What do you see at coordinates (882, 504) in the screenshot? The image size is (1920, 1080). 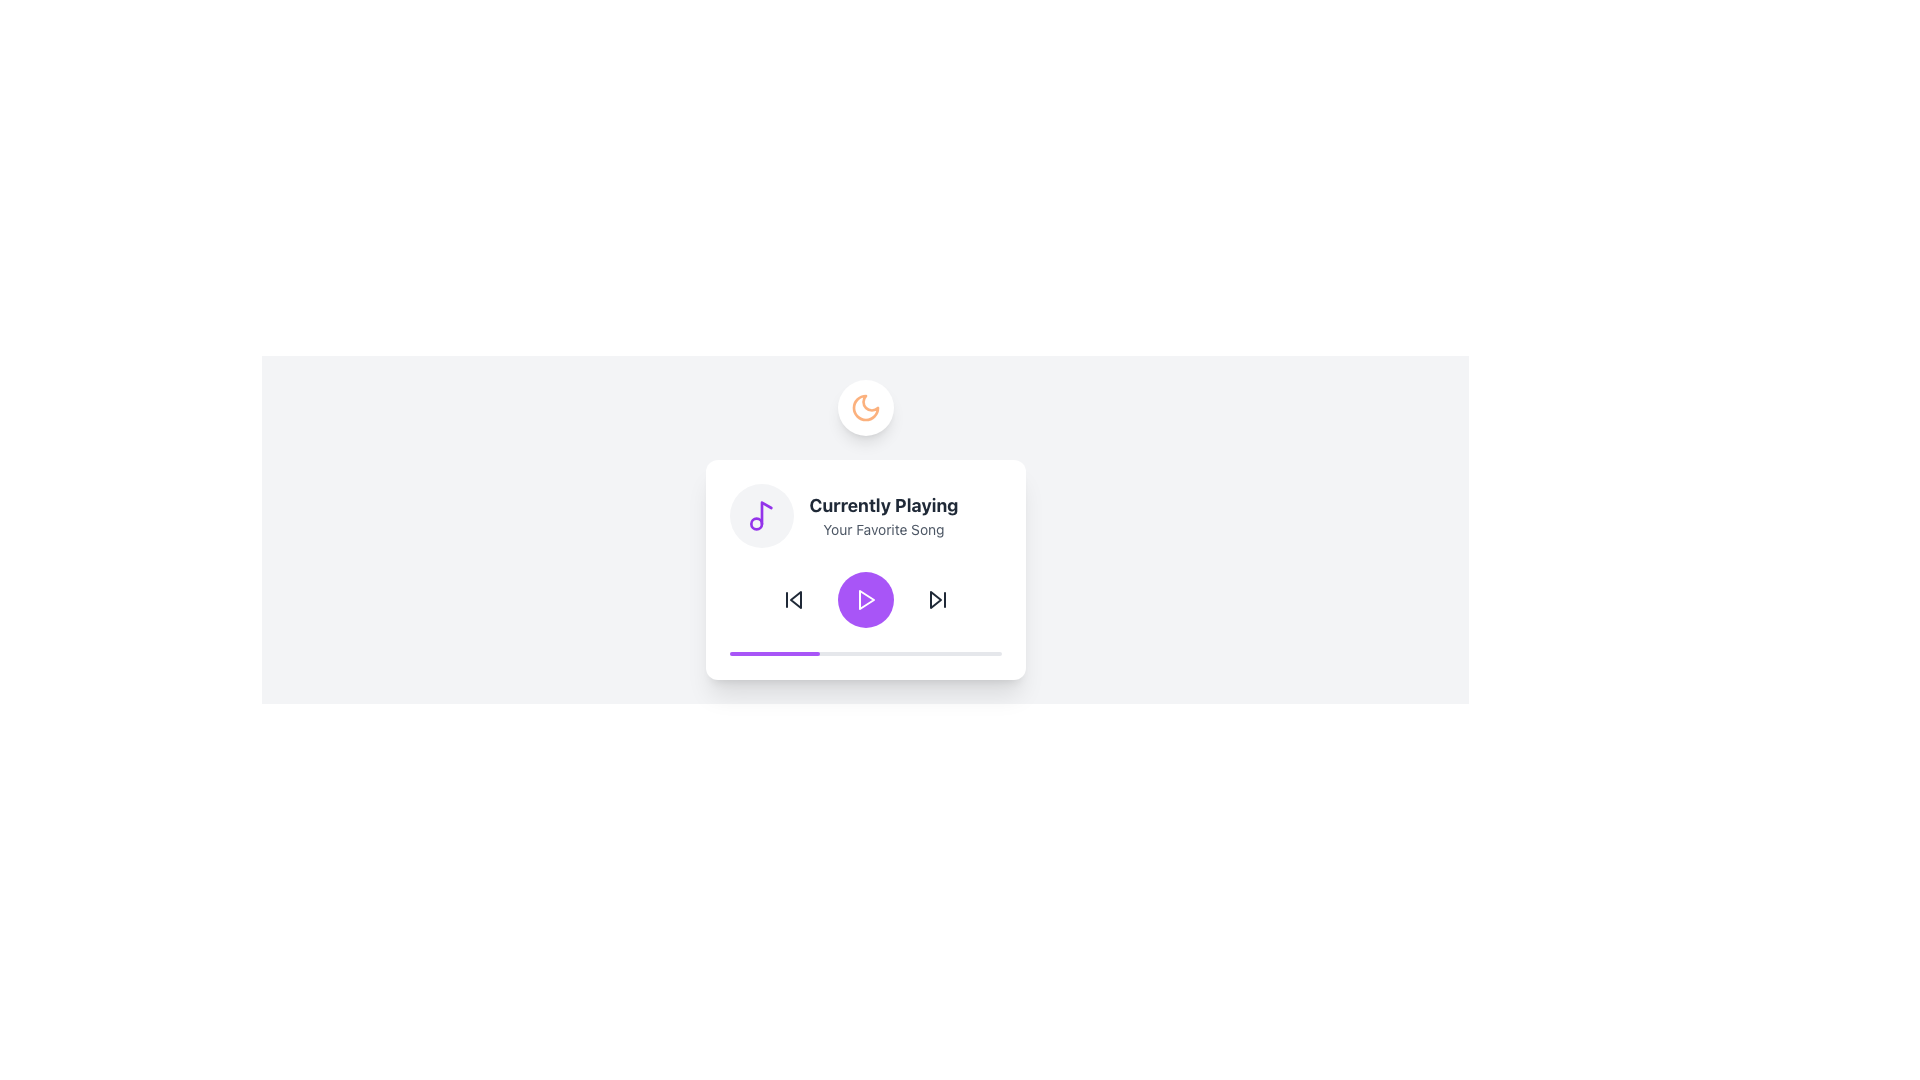 I see `the bold text label reading 'Currently Playing' at the upper segment of the music player interface` at bounding box center [882, 504].